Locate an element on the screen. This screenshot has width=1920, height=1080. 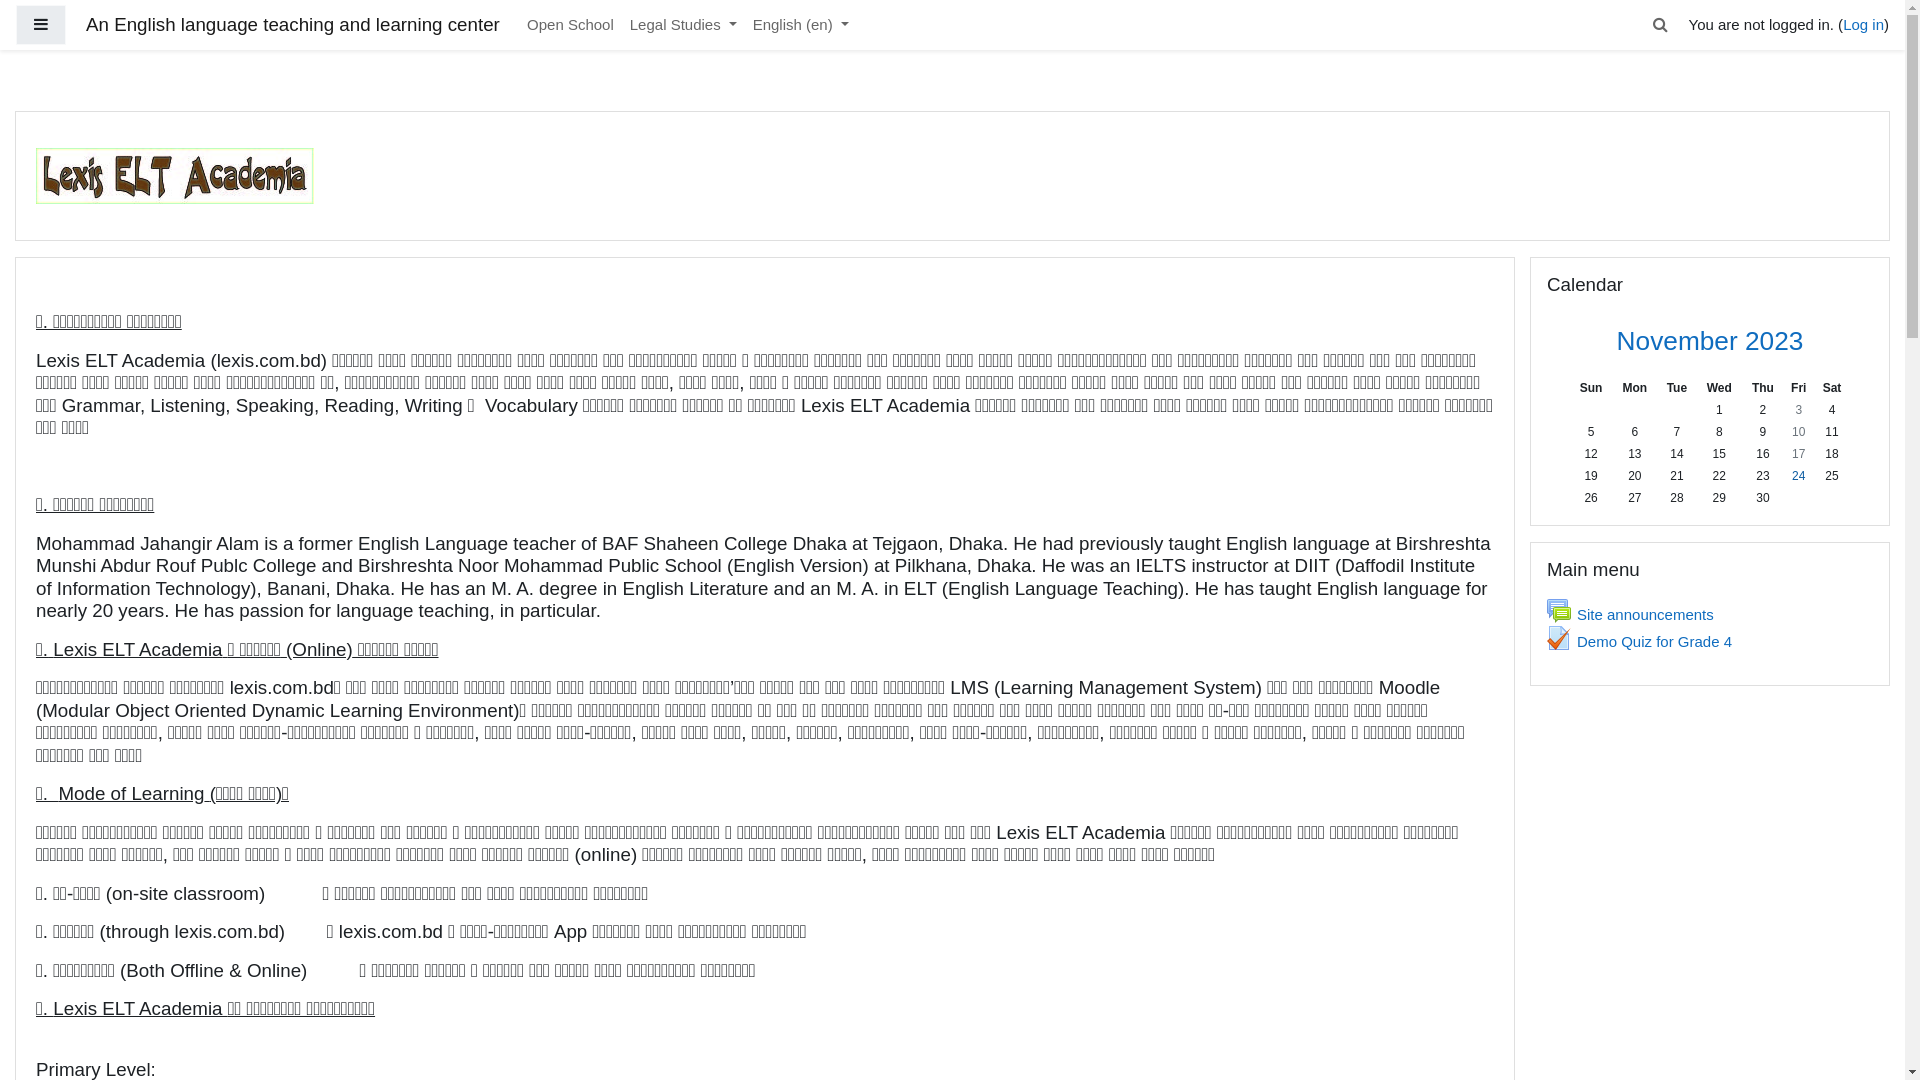
'November 2023' is located at coordinates (1709, 339).